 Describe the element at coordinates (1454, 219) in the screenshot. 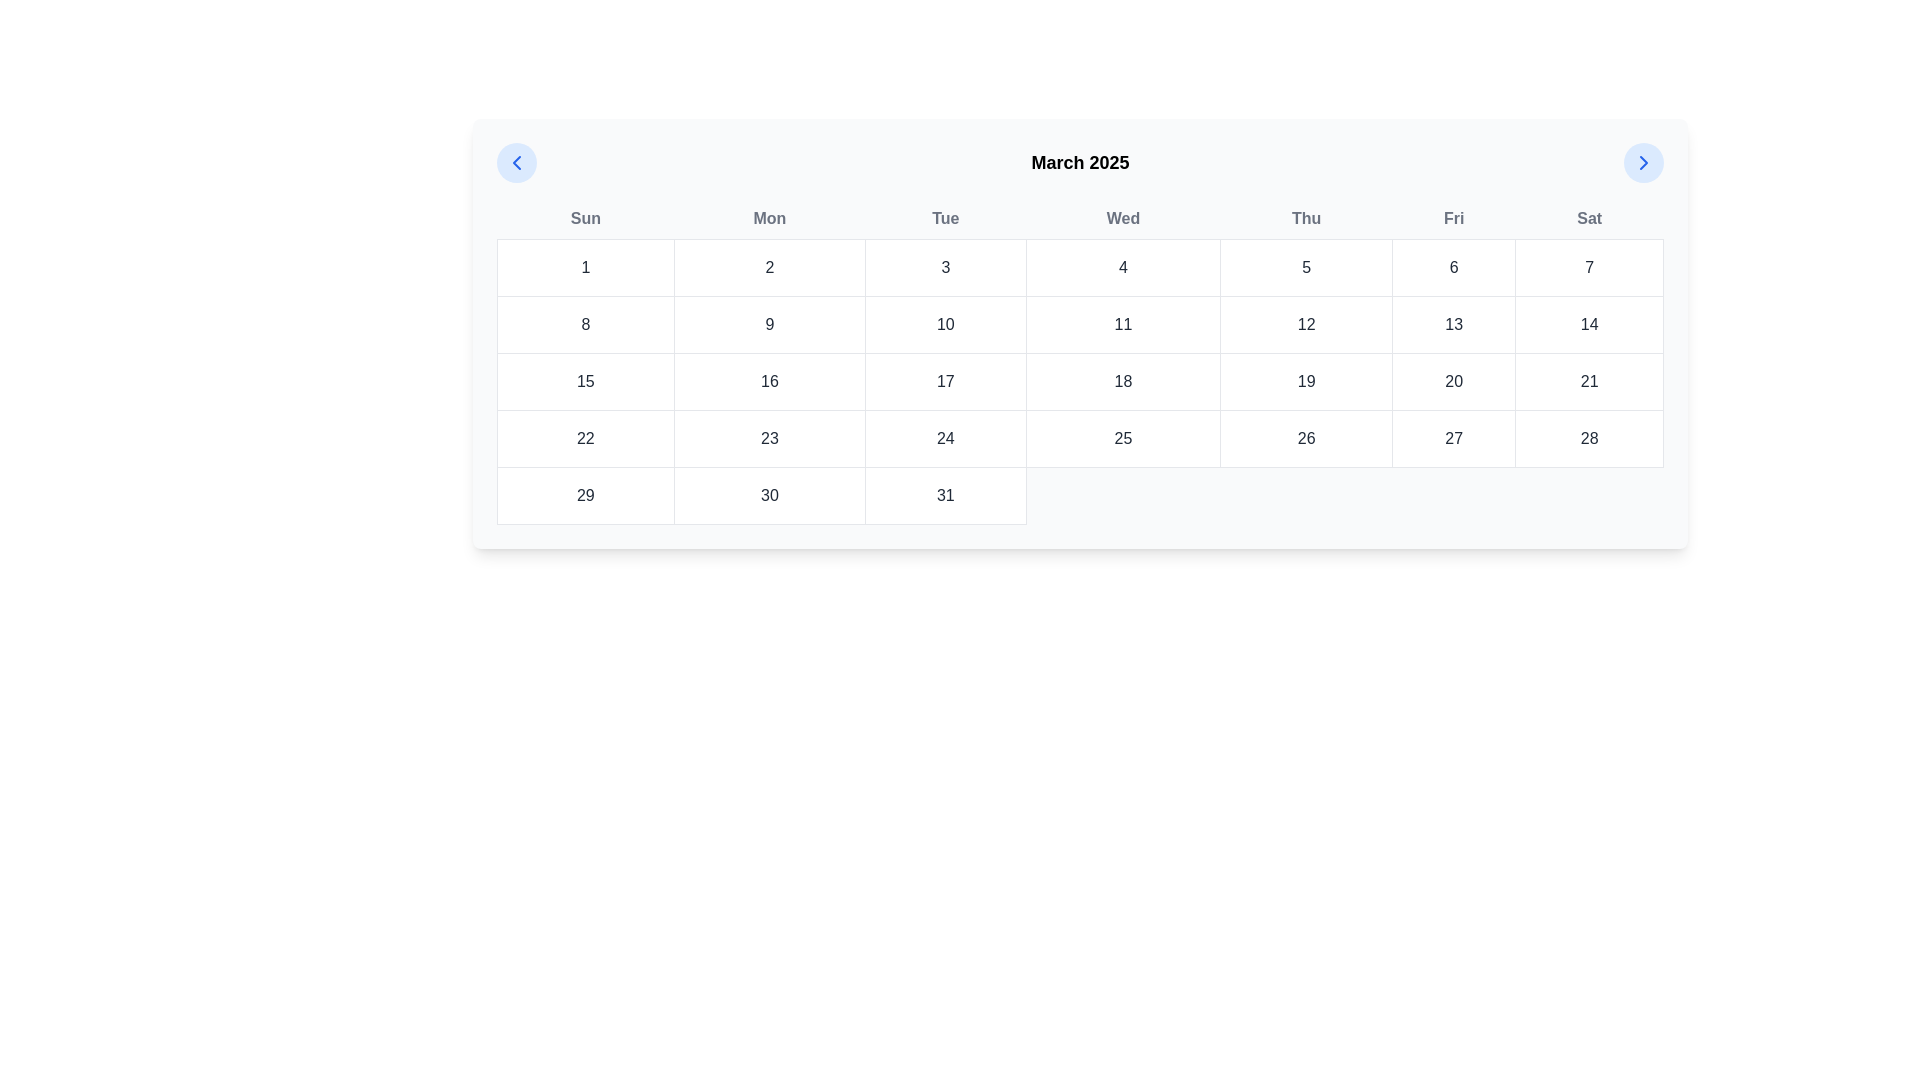

I see `the static label representing 'Friday' in the calendar interface, located in the sixth position of the weekday labels` at that location.